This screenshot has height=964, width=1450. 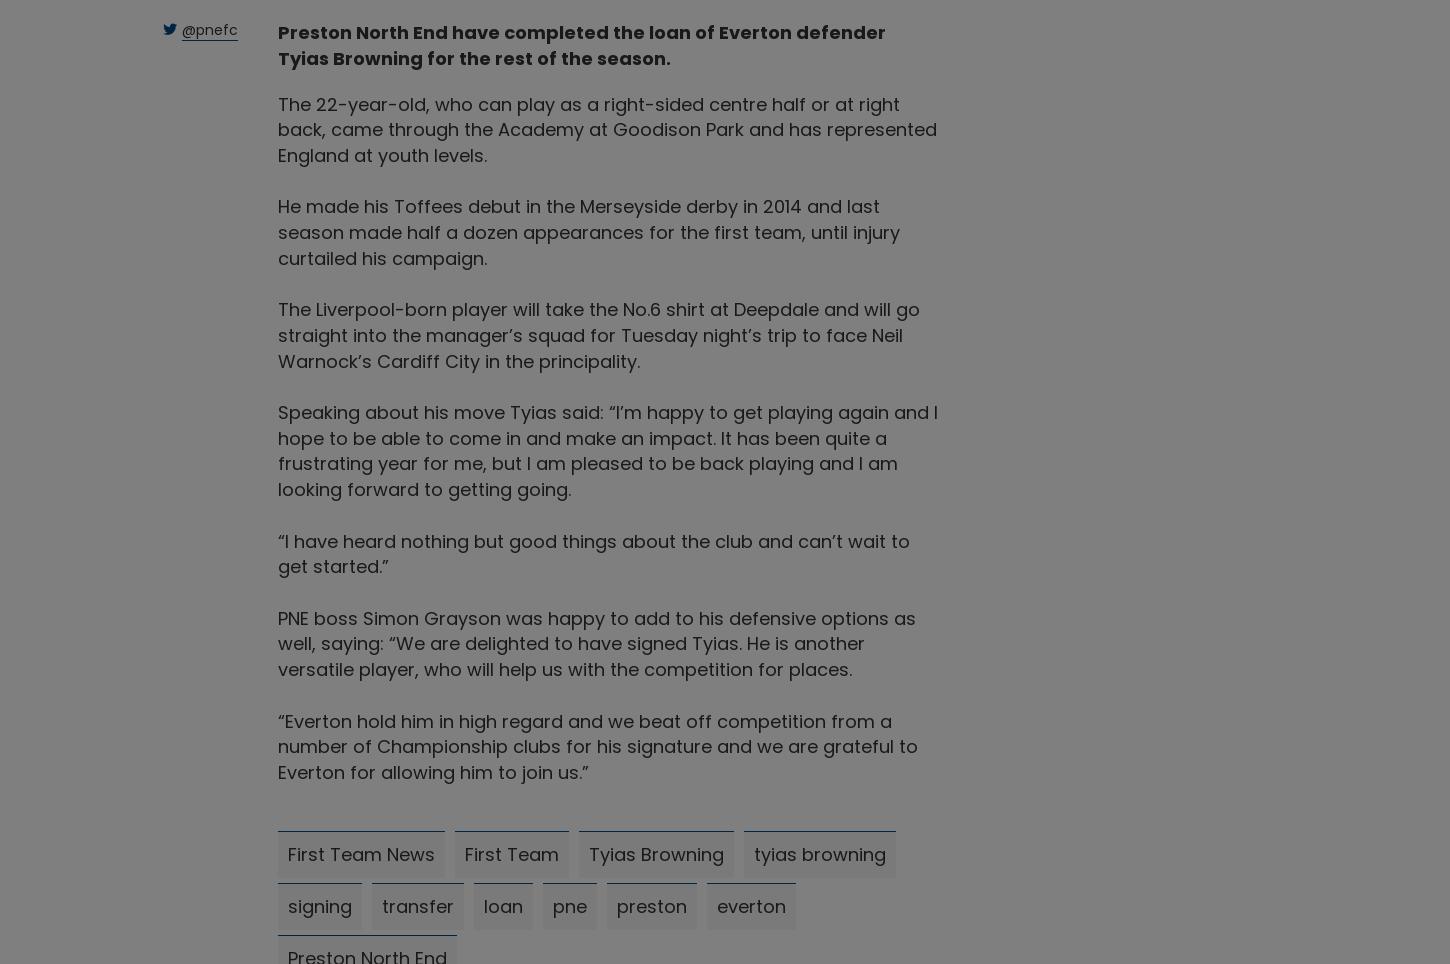 What do you see at coordinates (606, 129) in the screenshot?
I see `'The 22-year-old, who can play as a right-sided centre half or at right back, came through the Academy at Goodison Park and has represented England at youth levels.'` at bounding box center [606, 129].